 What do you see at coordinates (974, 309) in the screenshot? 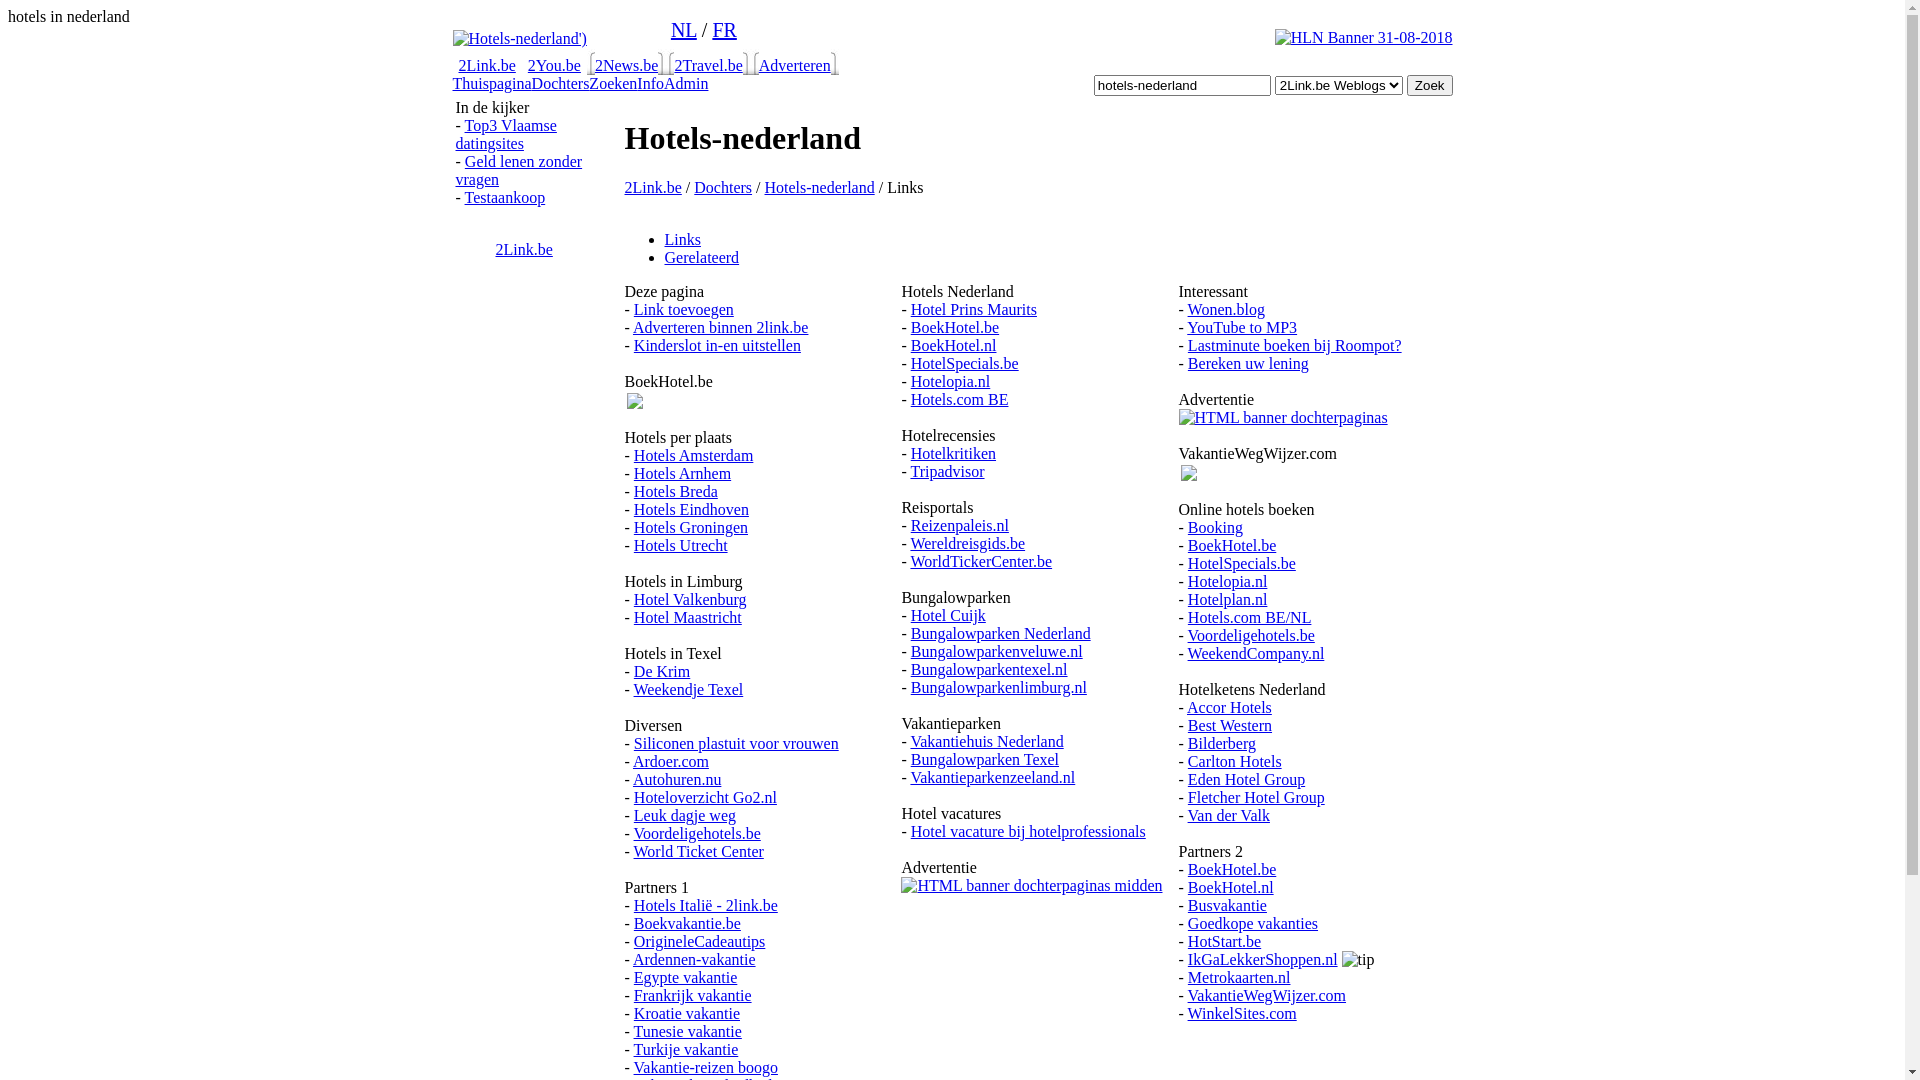
I see `'Hotel Prins Maurits'` at bounding box center [974, 309].